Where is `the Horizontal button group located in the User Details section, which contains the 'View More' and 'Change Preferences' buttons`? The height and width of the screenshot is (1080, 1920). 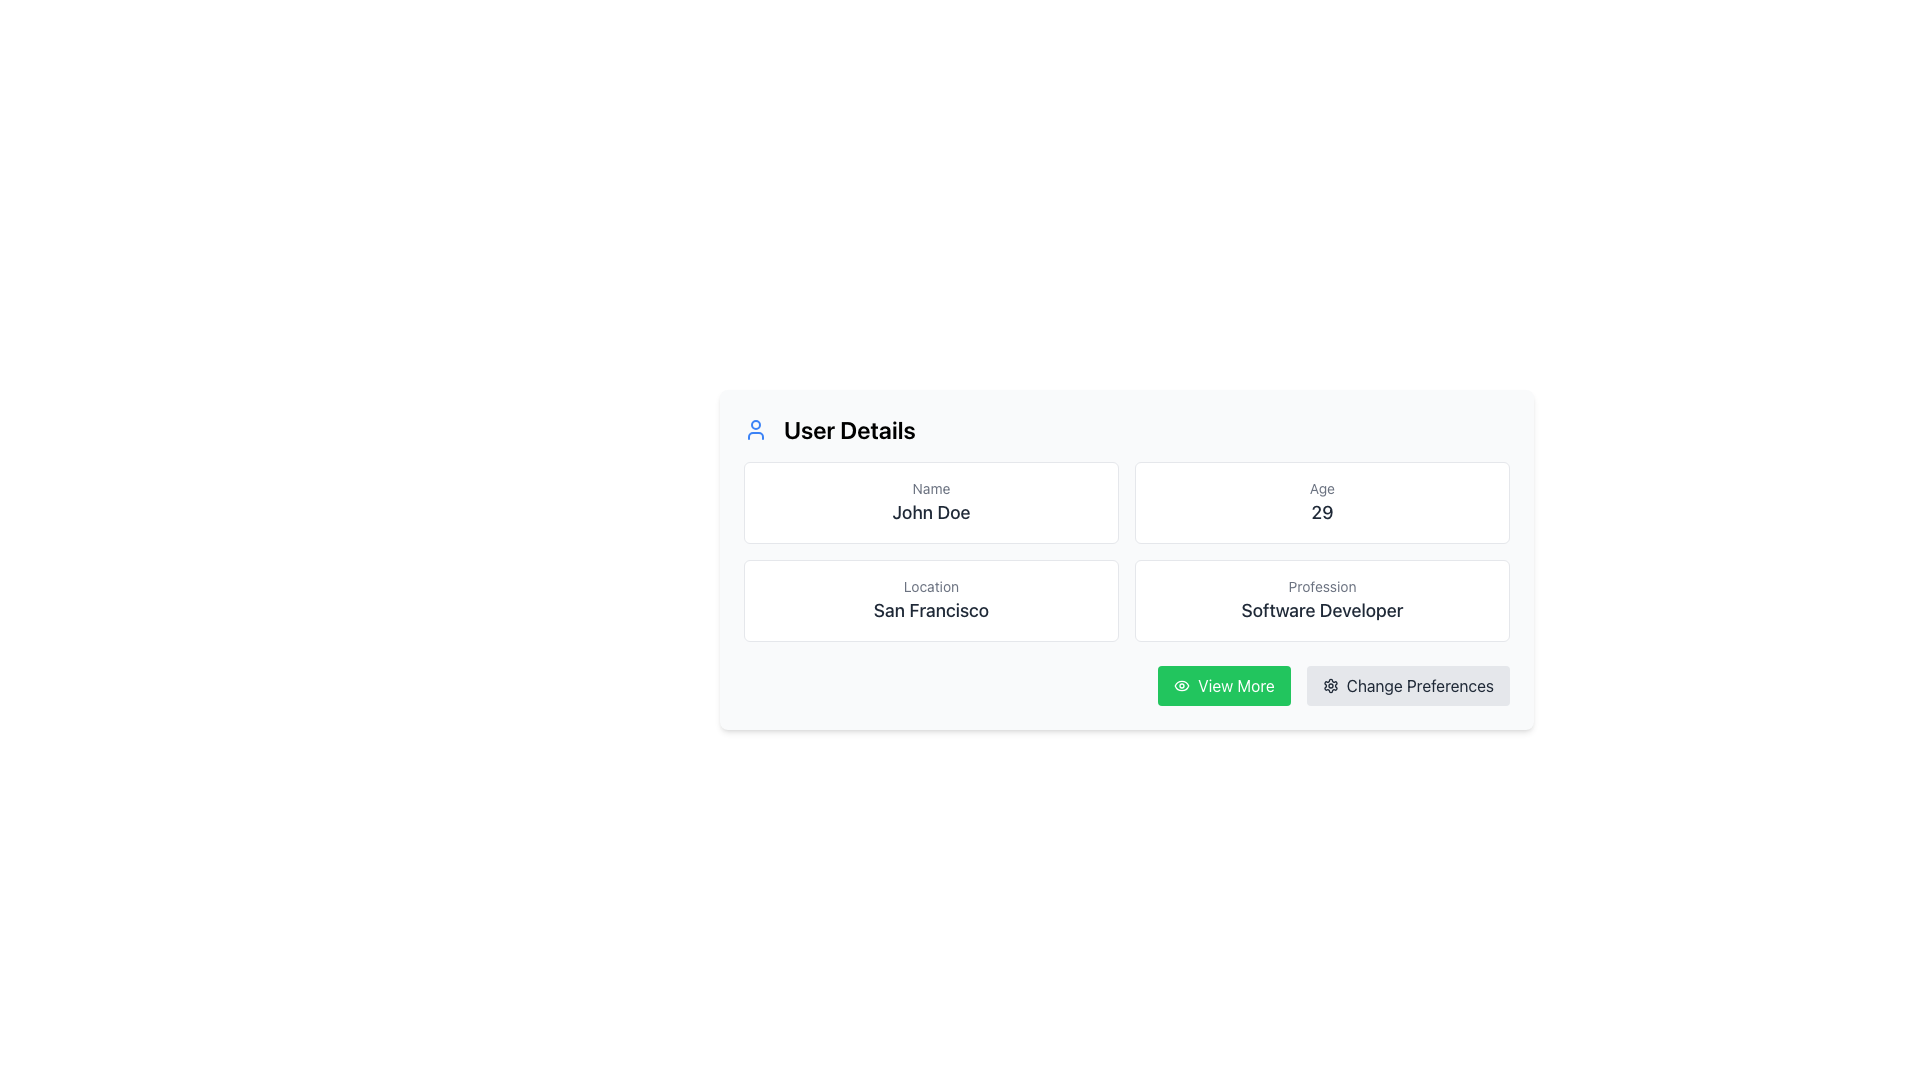
the Horizontal button group located in the User Details section, which contains the 'View More' and 'Change Preferences' buttons is located at coordinates (1127, 685).